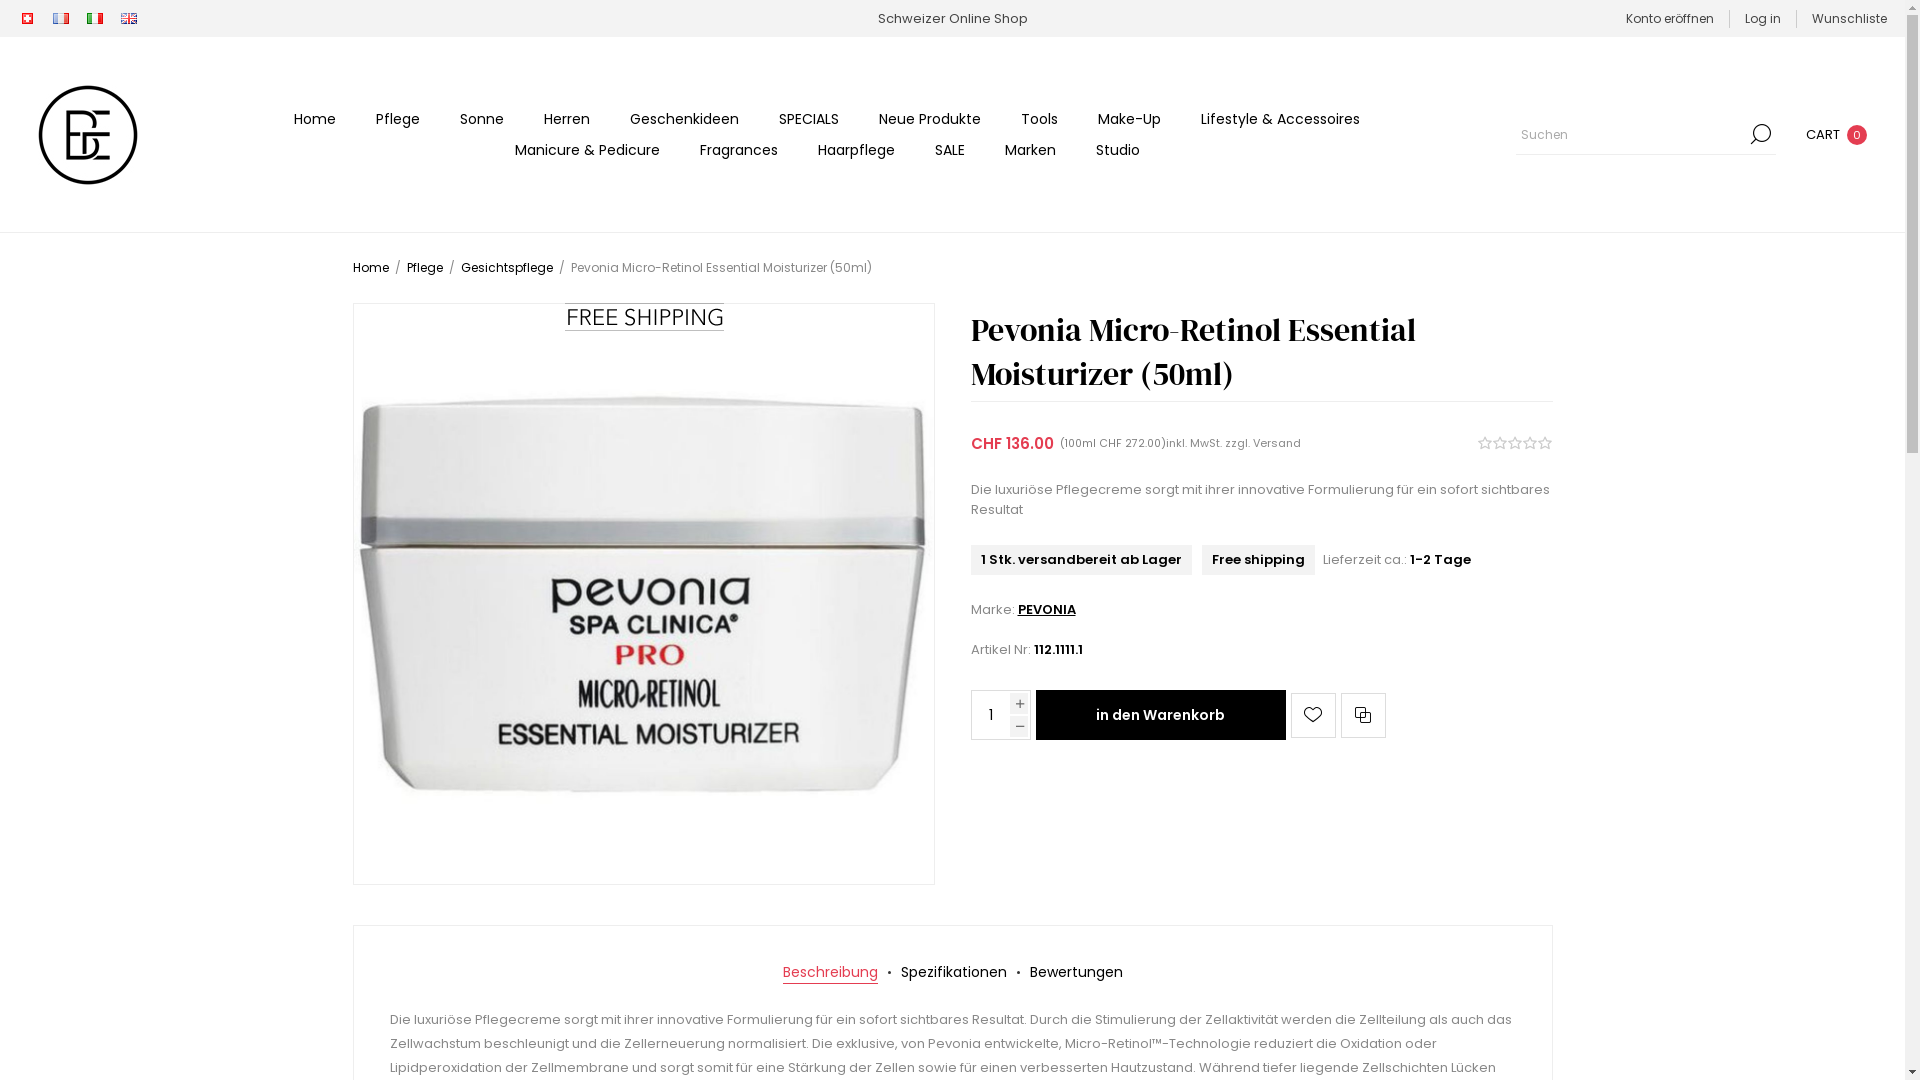  What do you see at coordinates (1045, 608) in the screenshot?
I see `'PEVONIA'` at bounding box center [1045, 608].